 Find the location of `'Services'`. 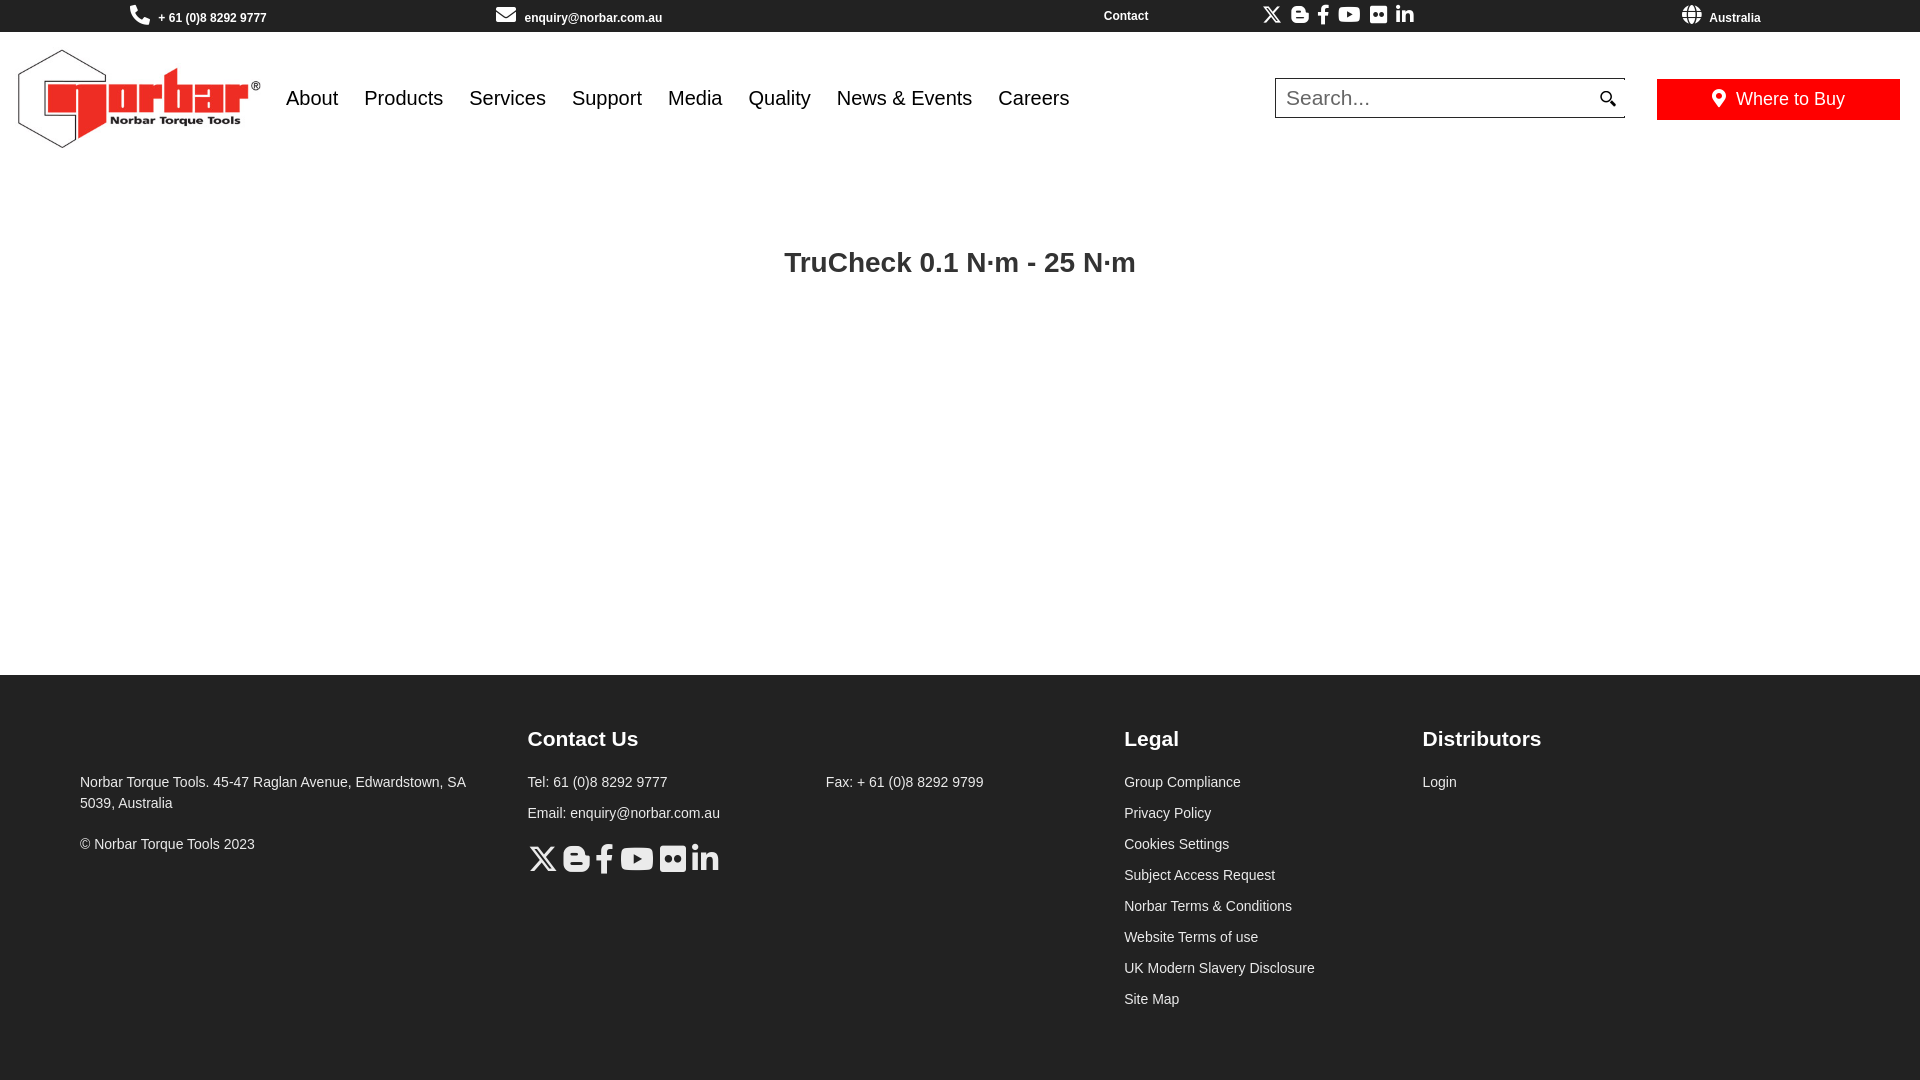

'Services' is located at coordinates (507, 98).